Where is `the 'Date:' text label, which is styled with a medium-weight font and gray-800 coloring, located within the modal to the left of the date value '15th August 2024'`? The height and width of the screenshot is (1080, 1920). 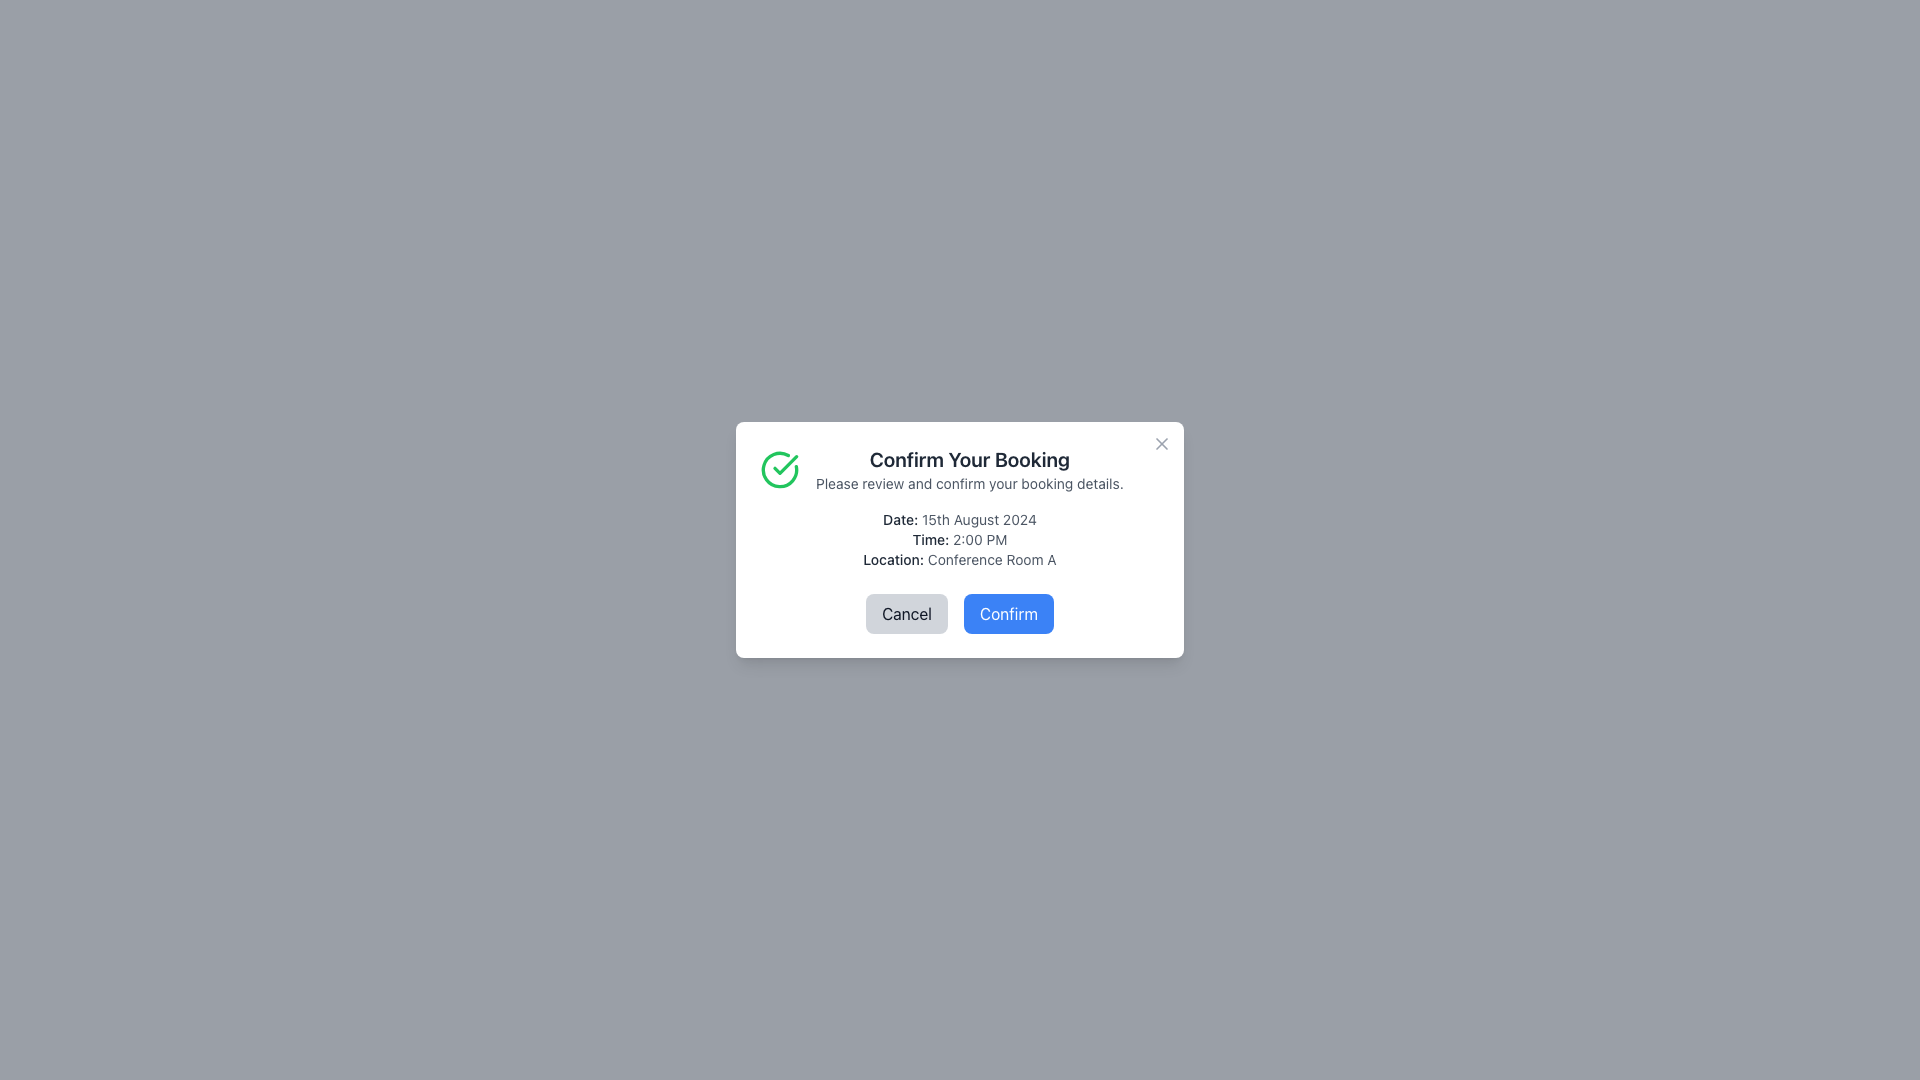
the 'Date:' text label, which is styled with a medium-weight font and gray-800 coloring, located within the modal to the left of the date value '15th August 2024' is located at coordinates (899, 518).